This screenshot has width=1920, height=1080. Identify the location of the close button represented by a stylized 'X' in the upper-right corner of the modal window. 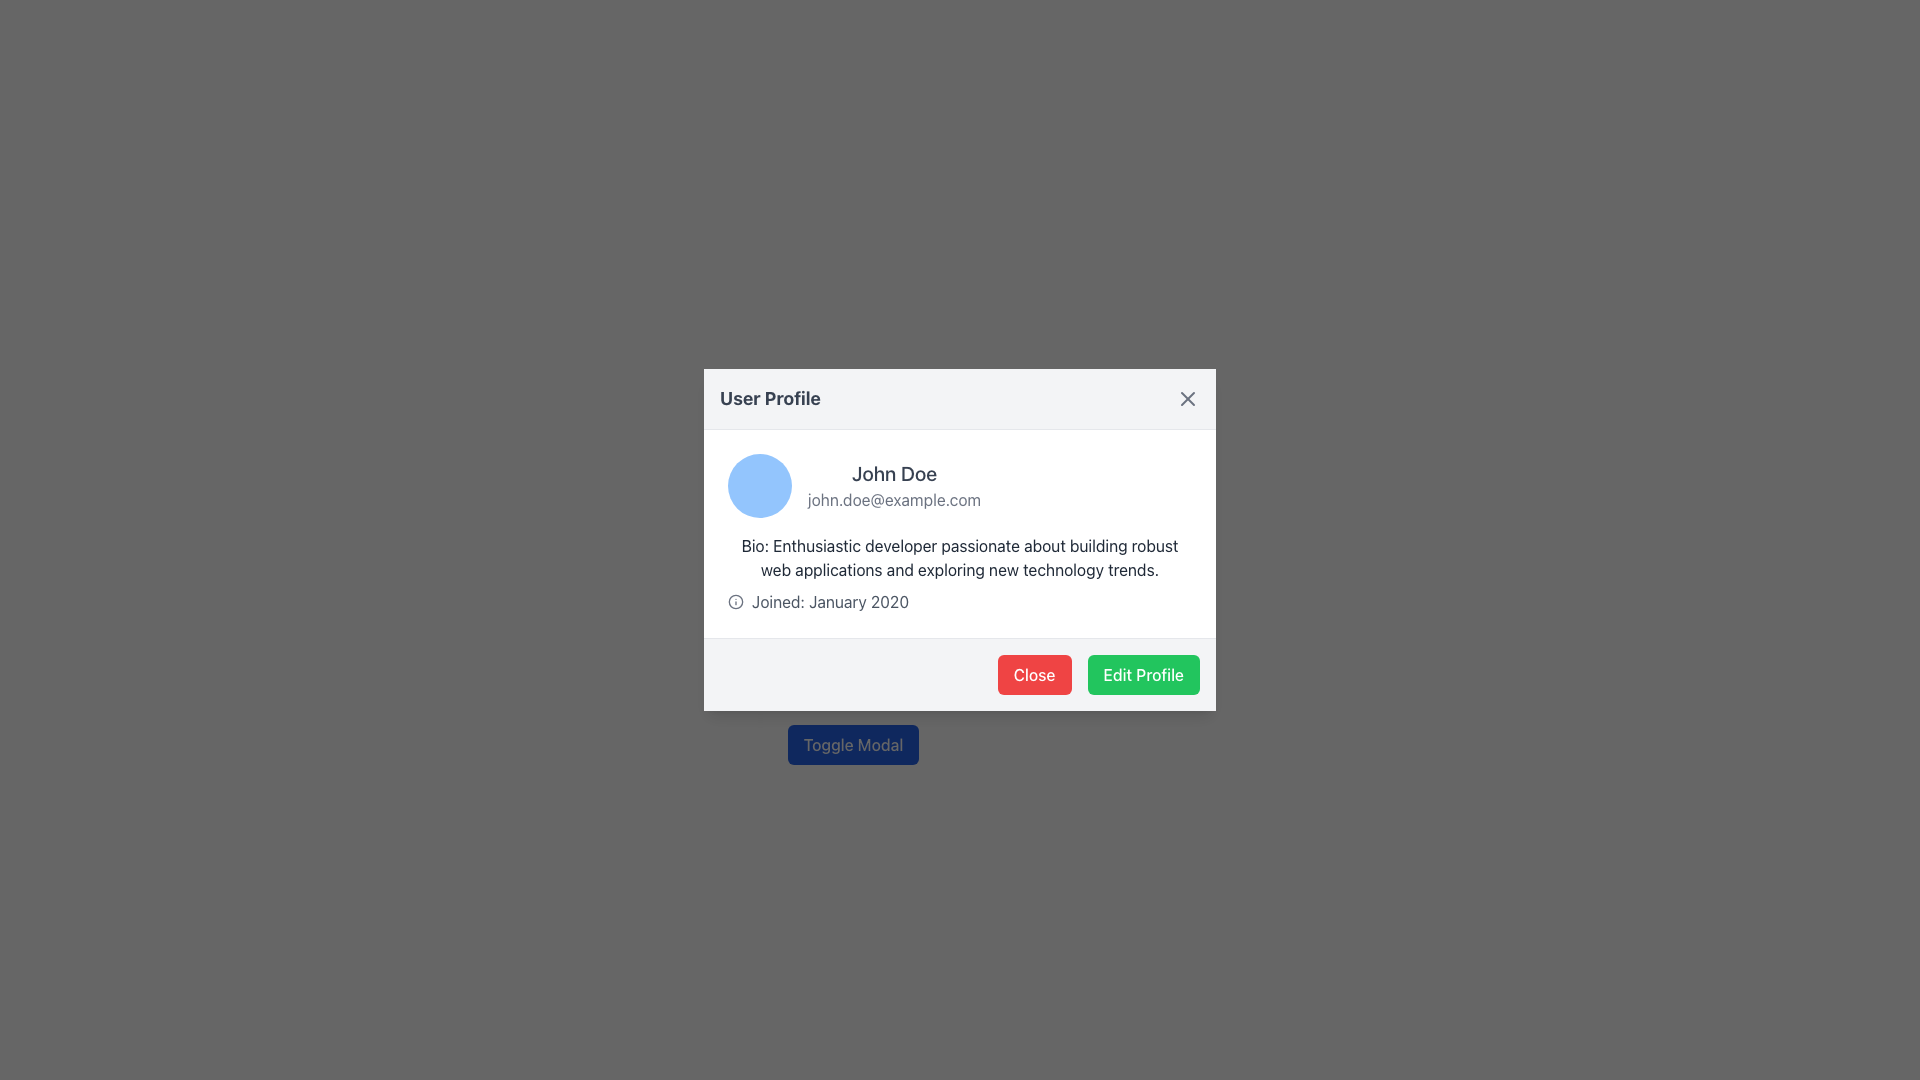
(1188, 398).